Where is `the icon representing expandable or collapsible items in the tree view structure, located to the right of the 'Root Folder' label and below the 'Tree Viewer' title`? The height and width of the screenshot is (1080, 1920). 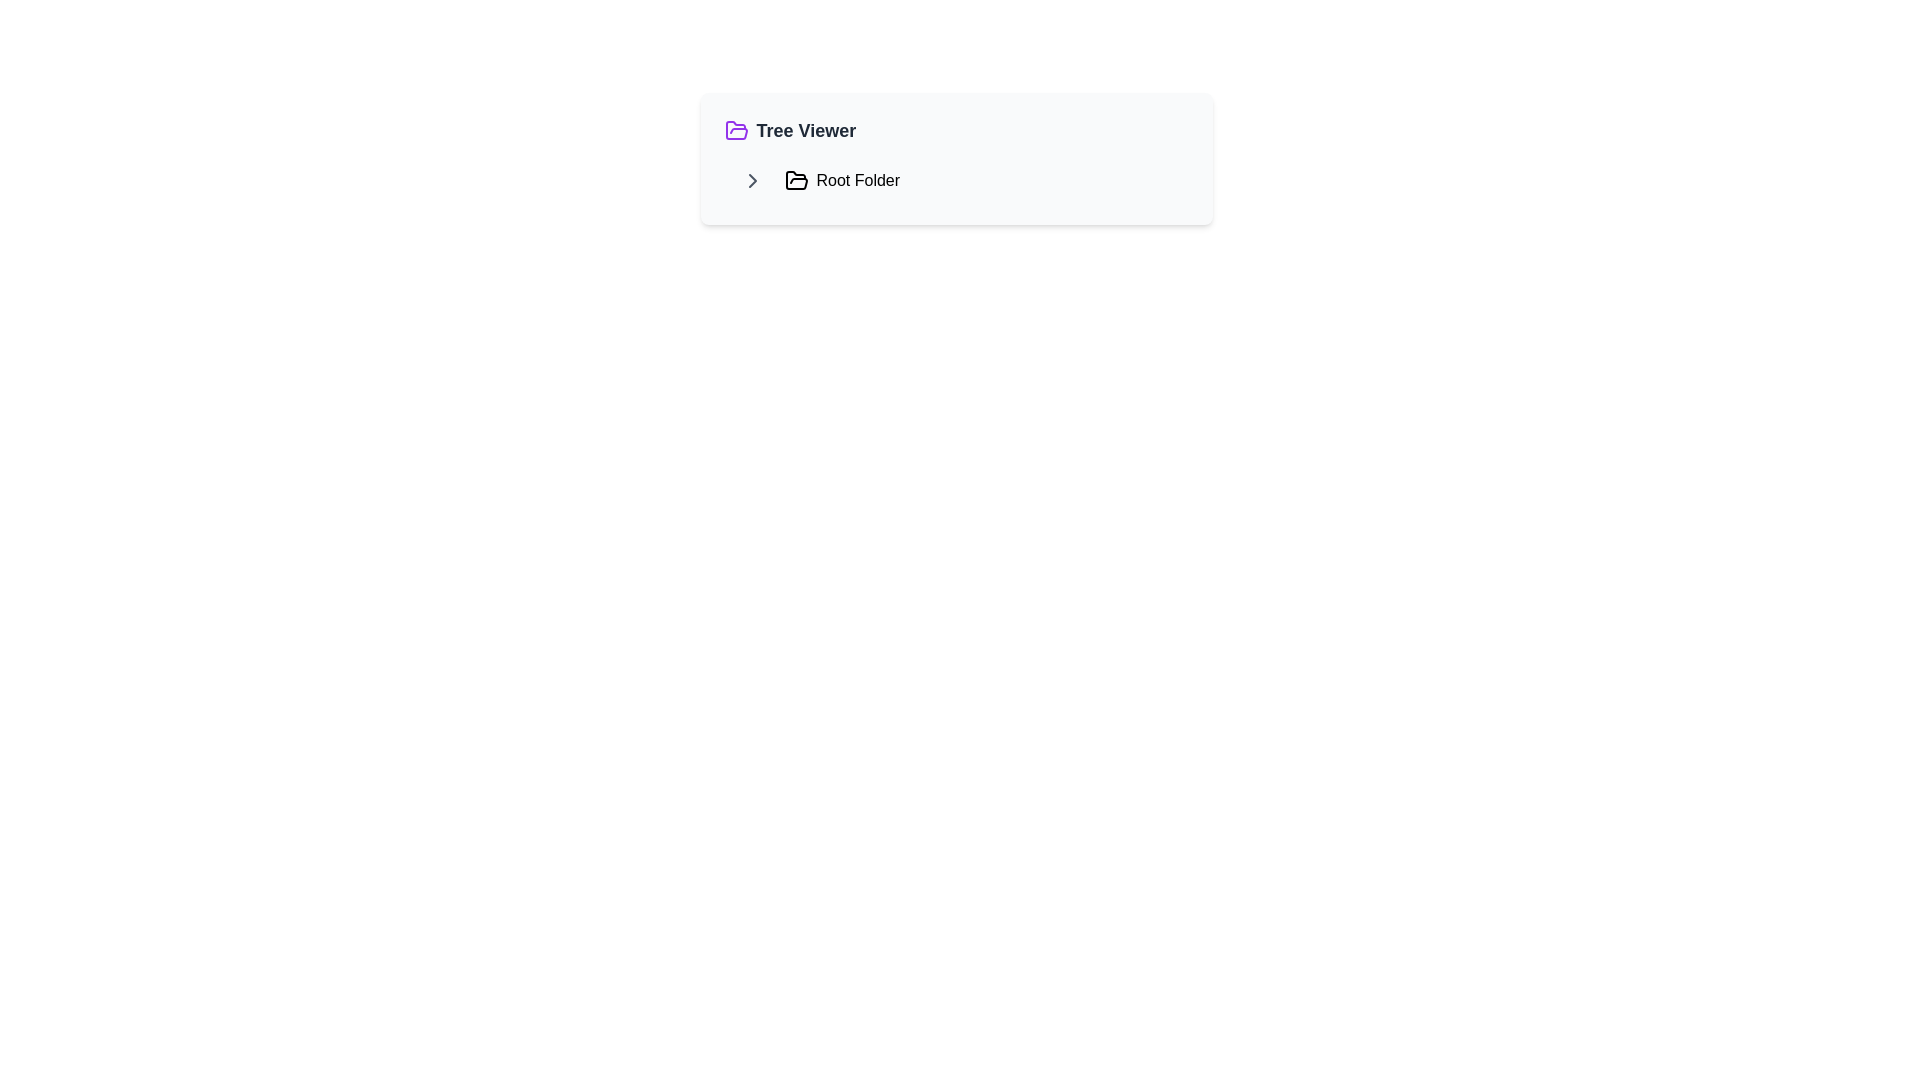 the icon representing expandable or collapsible items in the tree view structure, located to the right of the 'Root Folder' label and below the 'Tree Viewer' title is located at coordinates (751, 181).